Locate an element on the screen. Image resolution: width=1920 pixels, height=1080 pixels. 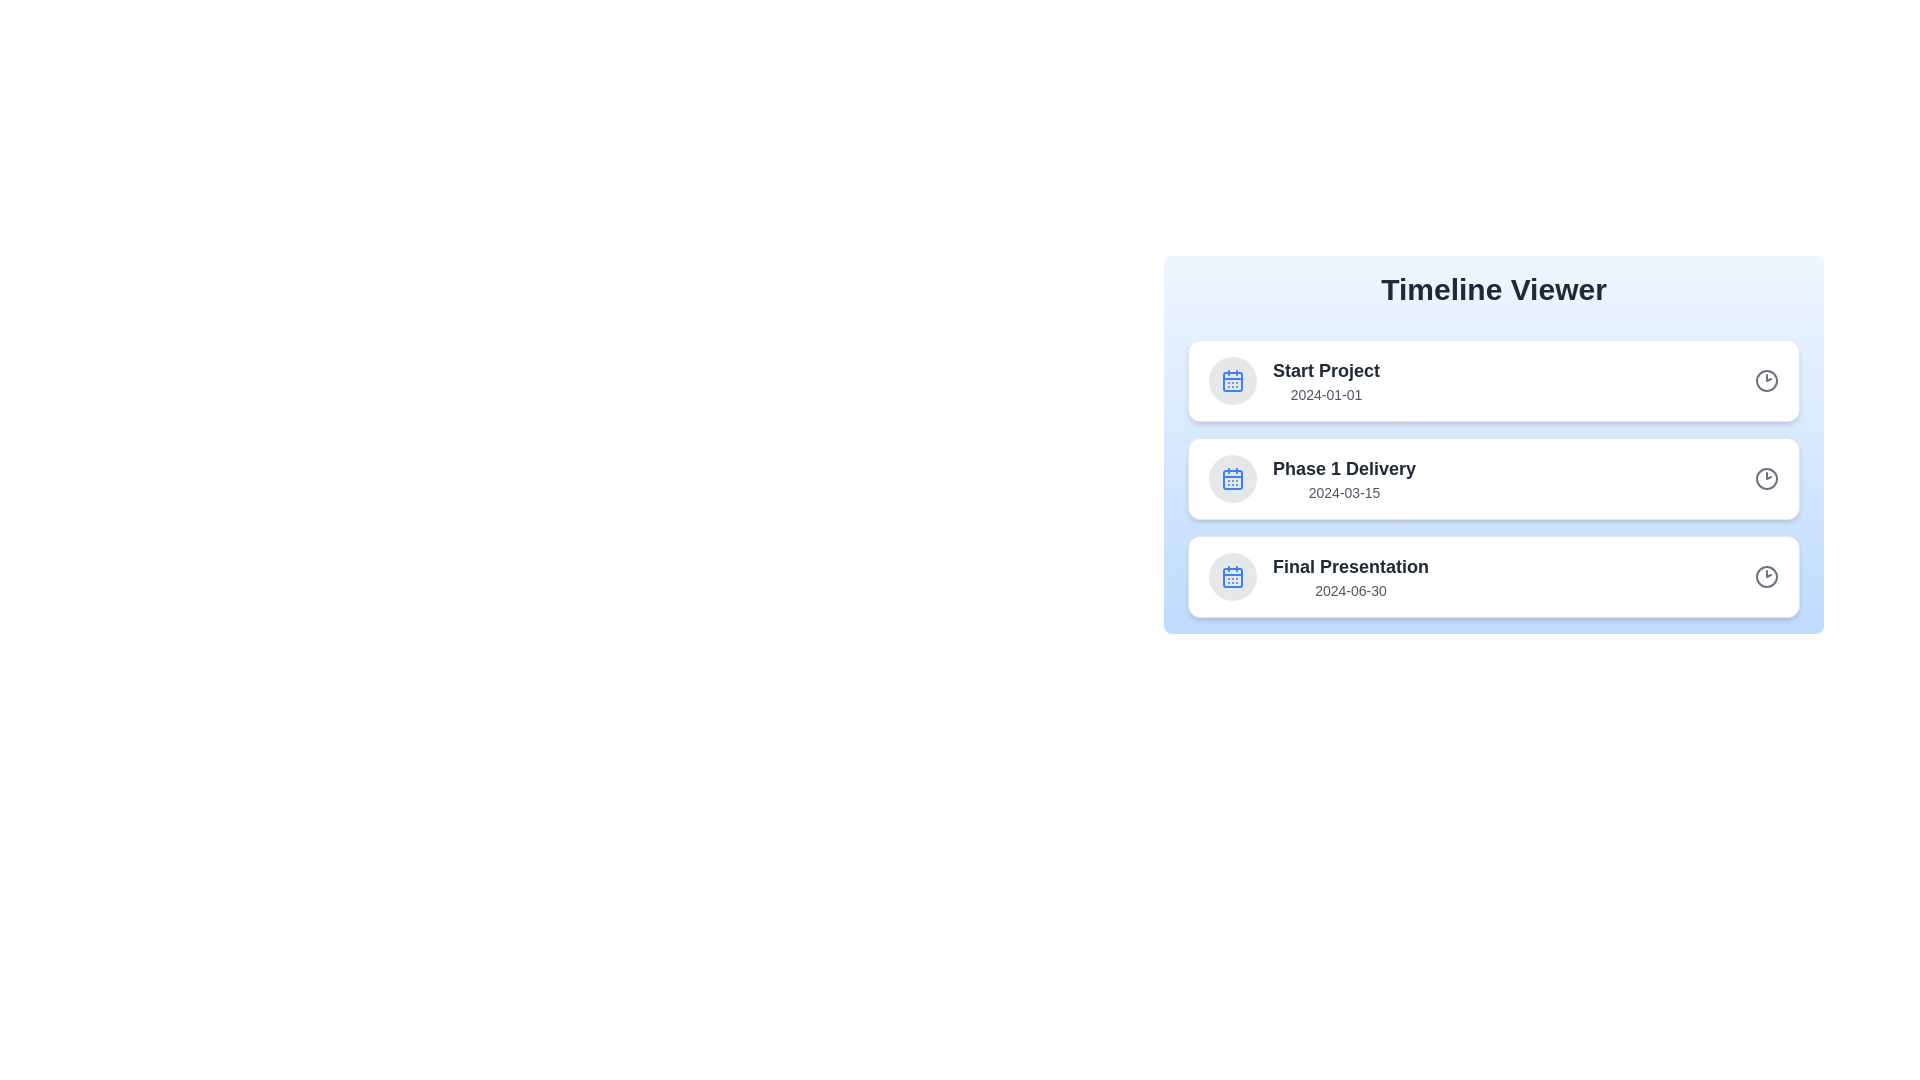
the rounded gray calendar icon with a blue tint, which indicates the 'Phase 1 Delivery' in the timeline list is located at coordinates (1232, 478).